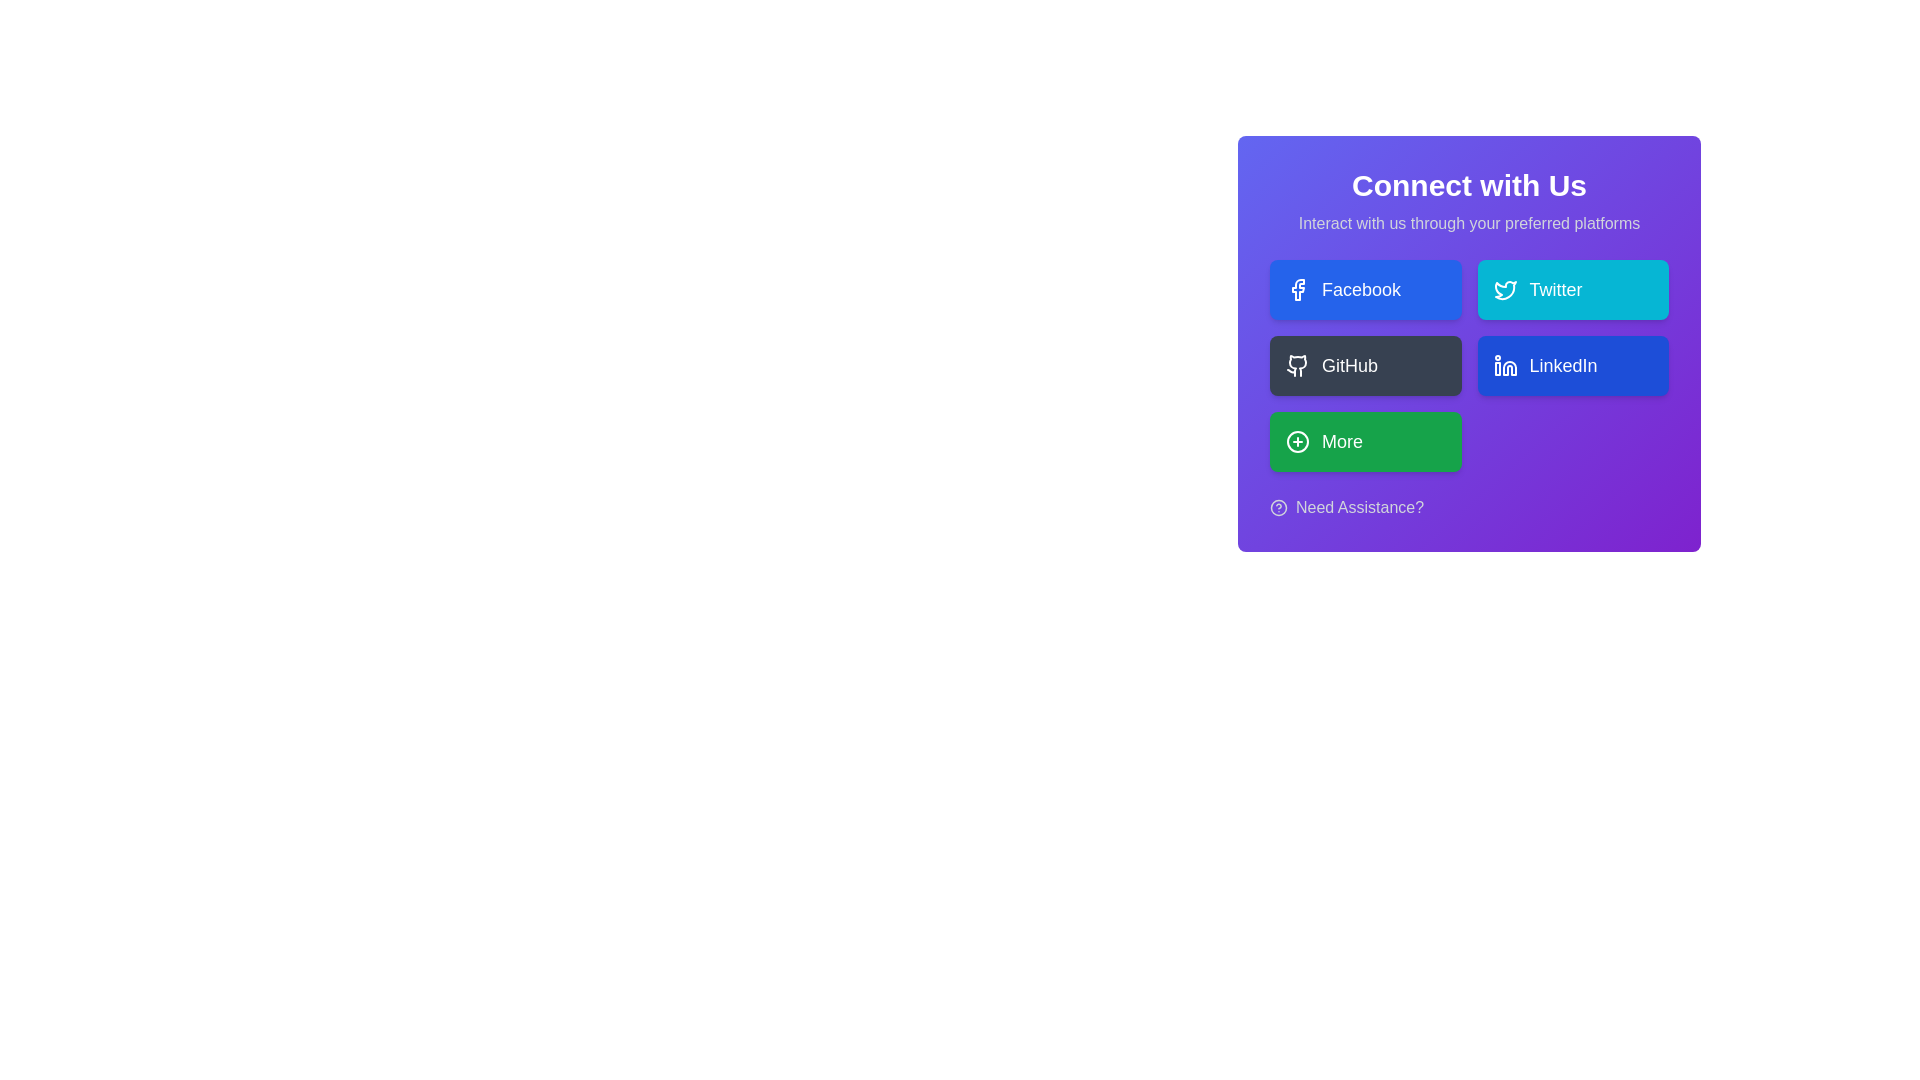 The width and height of the screenshot is (1920, 1080). Describe the element at coordinates (1364, 441) in the screenshot. I see `the green 'More' button located in the bottom-left corner of the button grid` at that location.